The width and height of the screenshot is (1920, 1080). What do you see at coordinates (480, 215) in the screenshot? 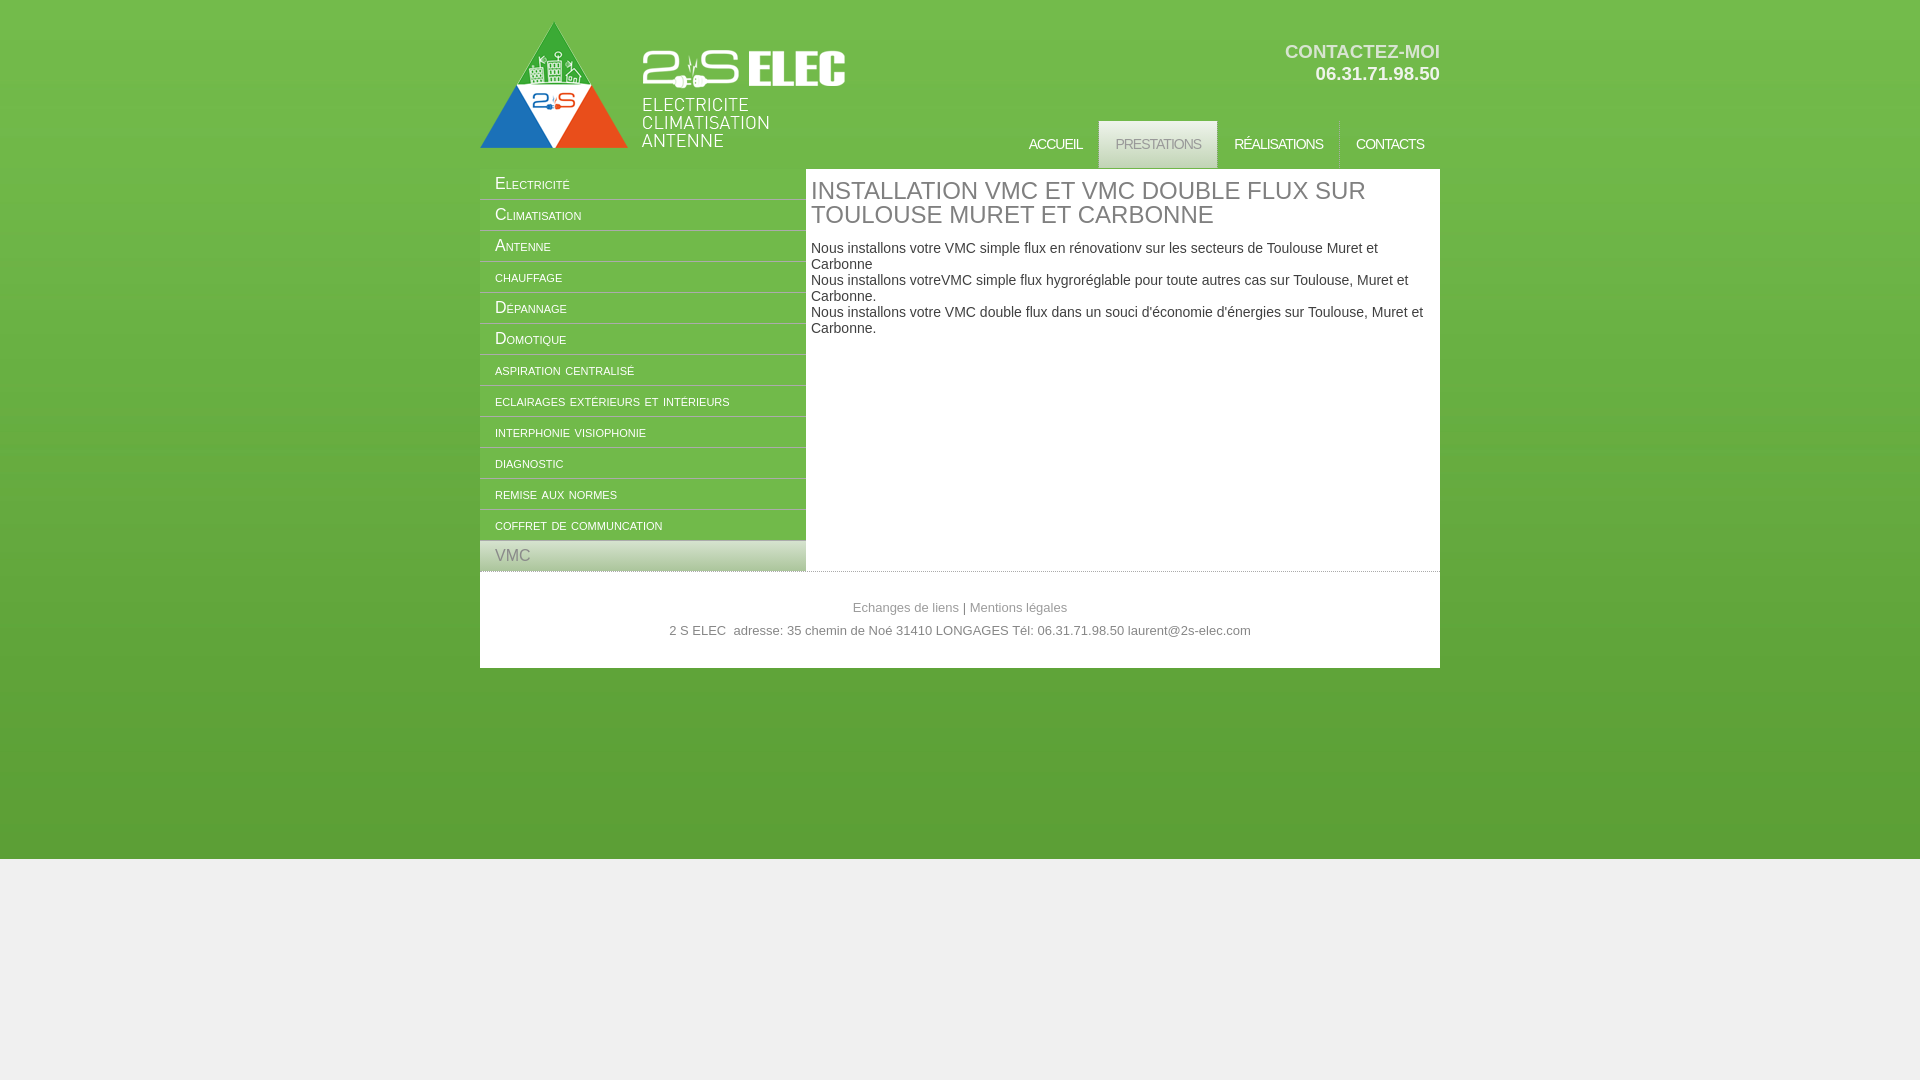
I see `'Climatisation'` at bounding box center [480, 215].